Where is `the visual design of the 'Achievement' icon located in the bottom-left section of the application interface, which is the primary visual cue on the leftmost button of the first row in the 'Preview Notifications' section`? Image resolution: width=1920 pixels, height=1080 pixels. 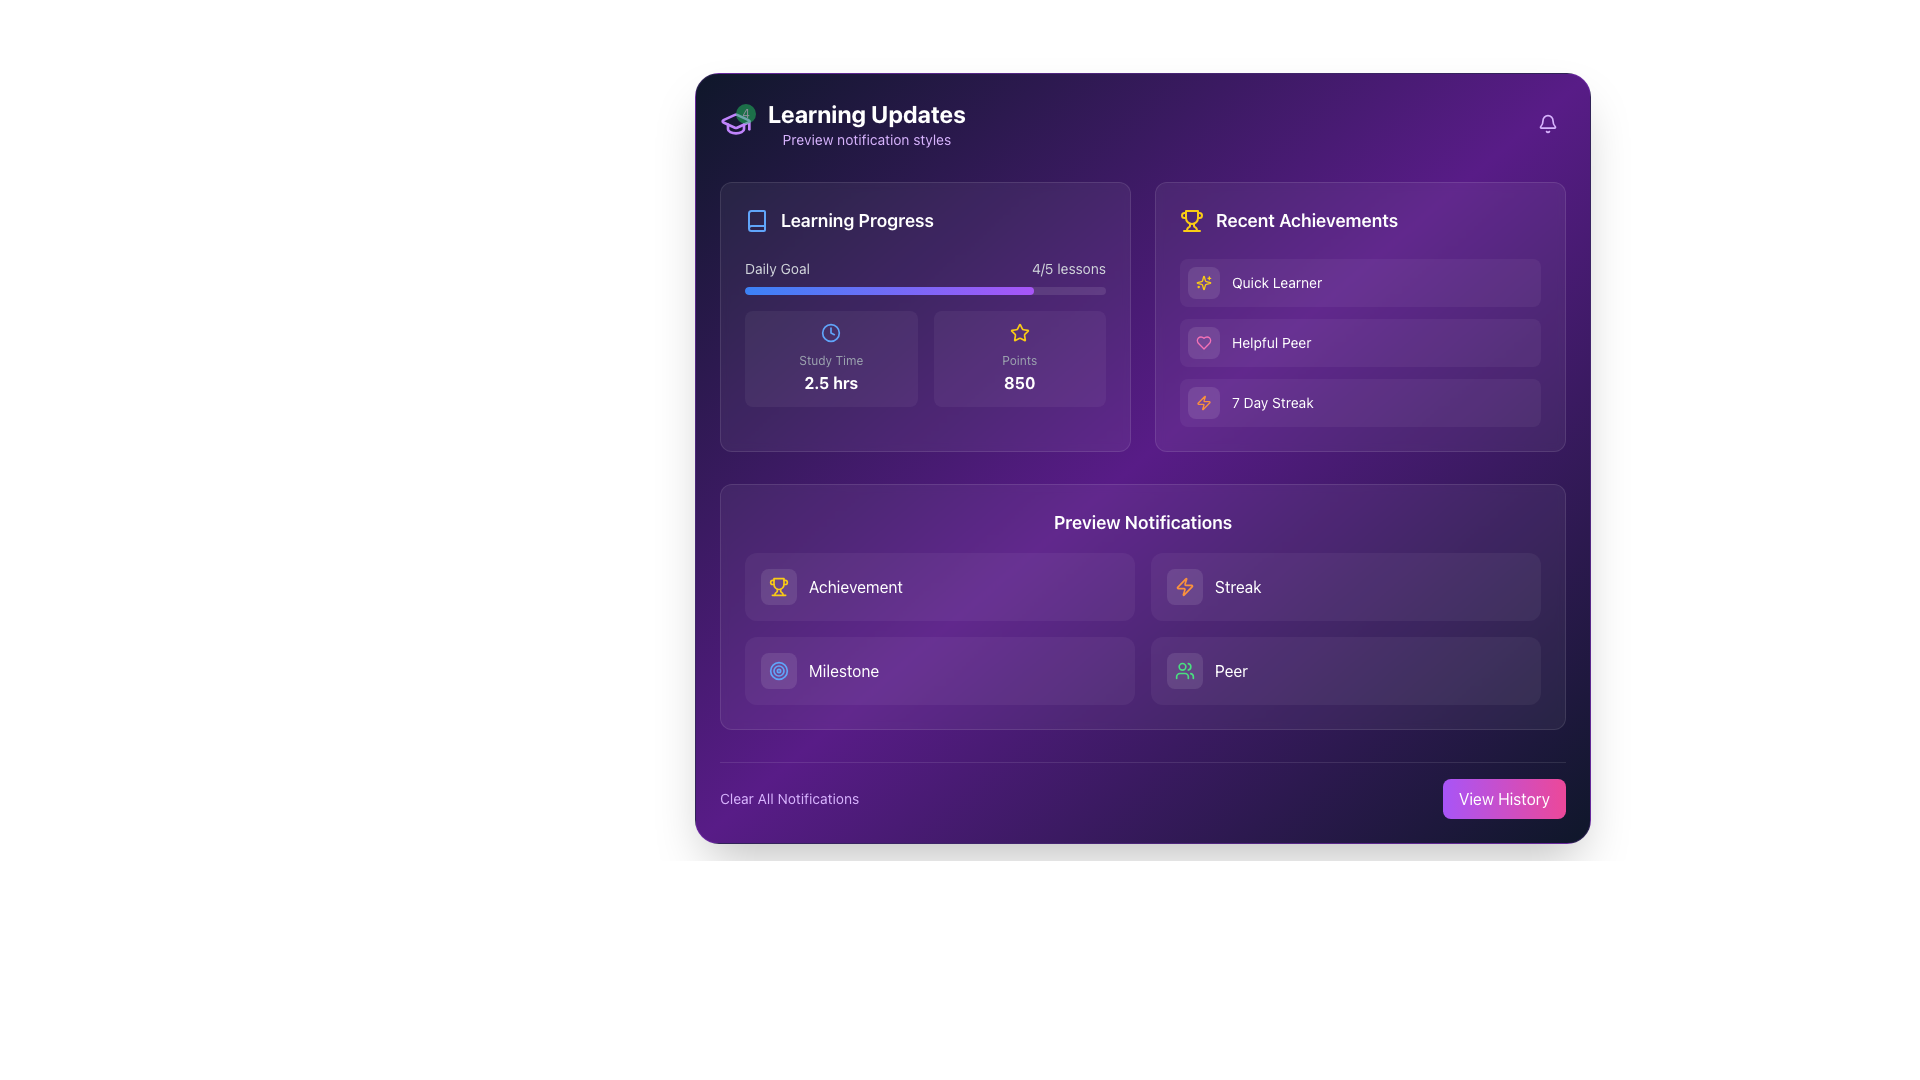 the visual design of the 'Achievement' icon located in the bottom-left section of the application interface, which is the primary visual cue on the leftmost button of the first row in the 'Preview Notifications' section is located at coordinates (777, 585).